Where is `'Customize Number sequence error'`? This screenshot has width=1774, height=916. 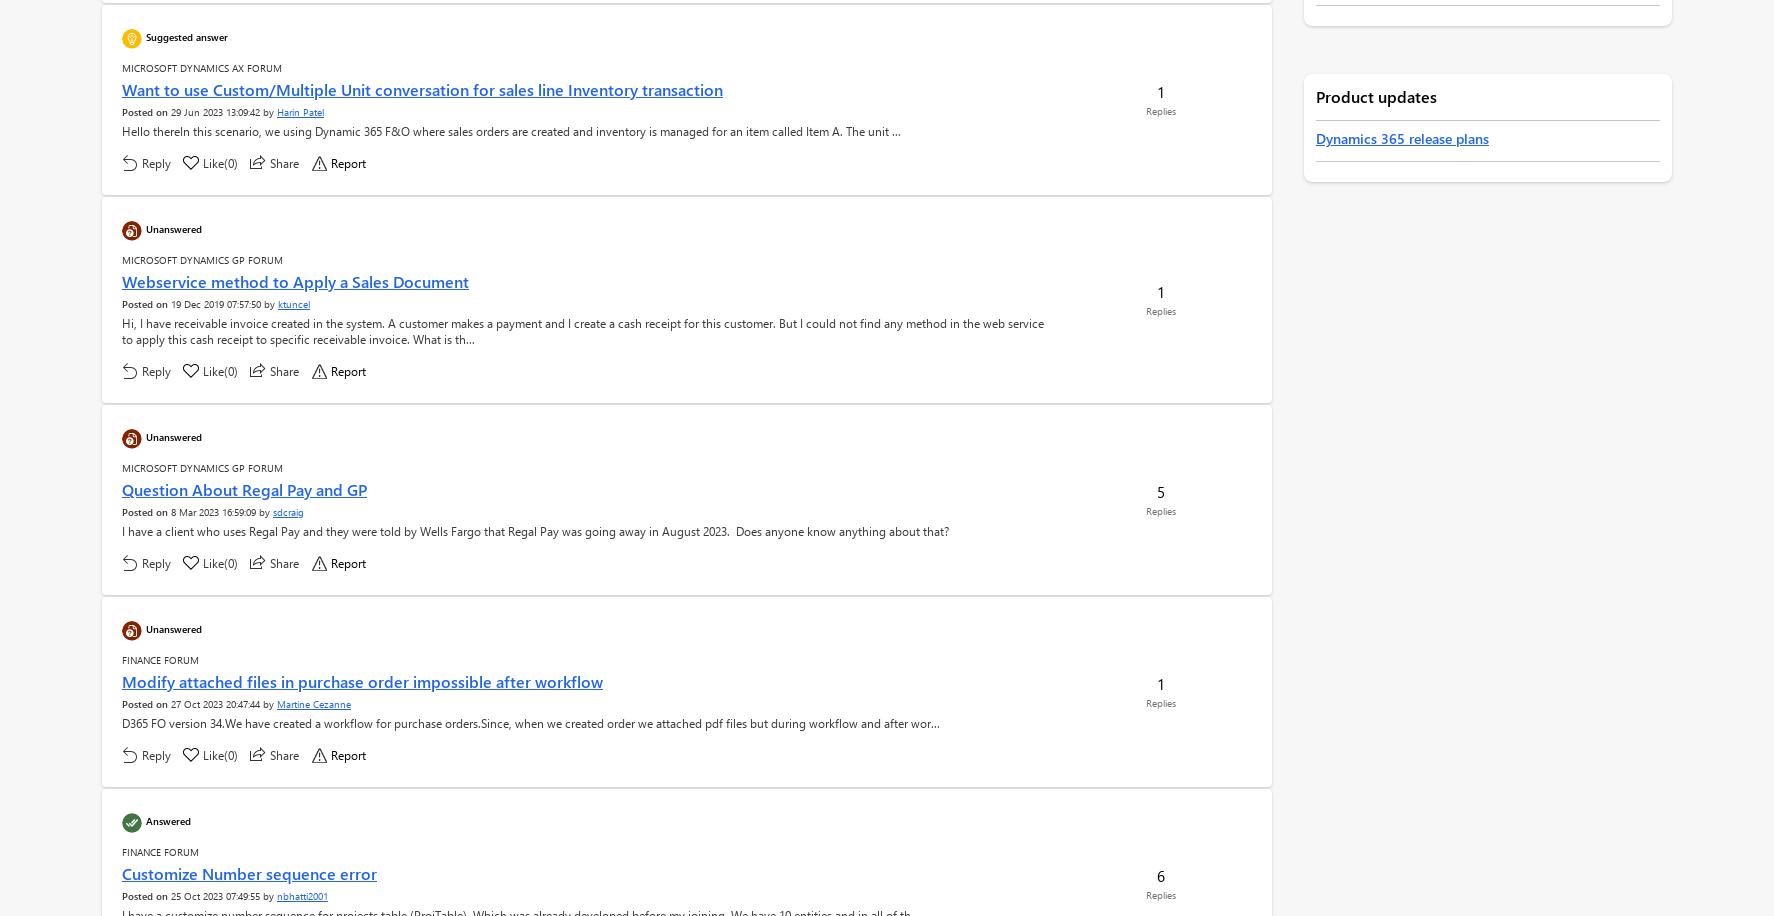
'Customize Number sequence error' is located at coordinates (248, 872).